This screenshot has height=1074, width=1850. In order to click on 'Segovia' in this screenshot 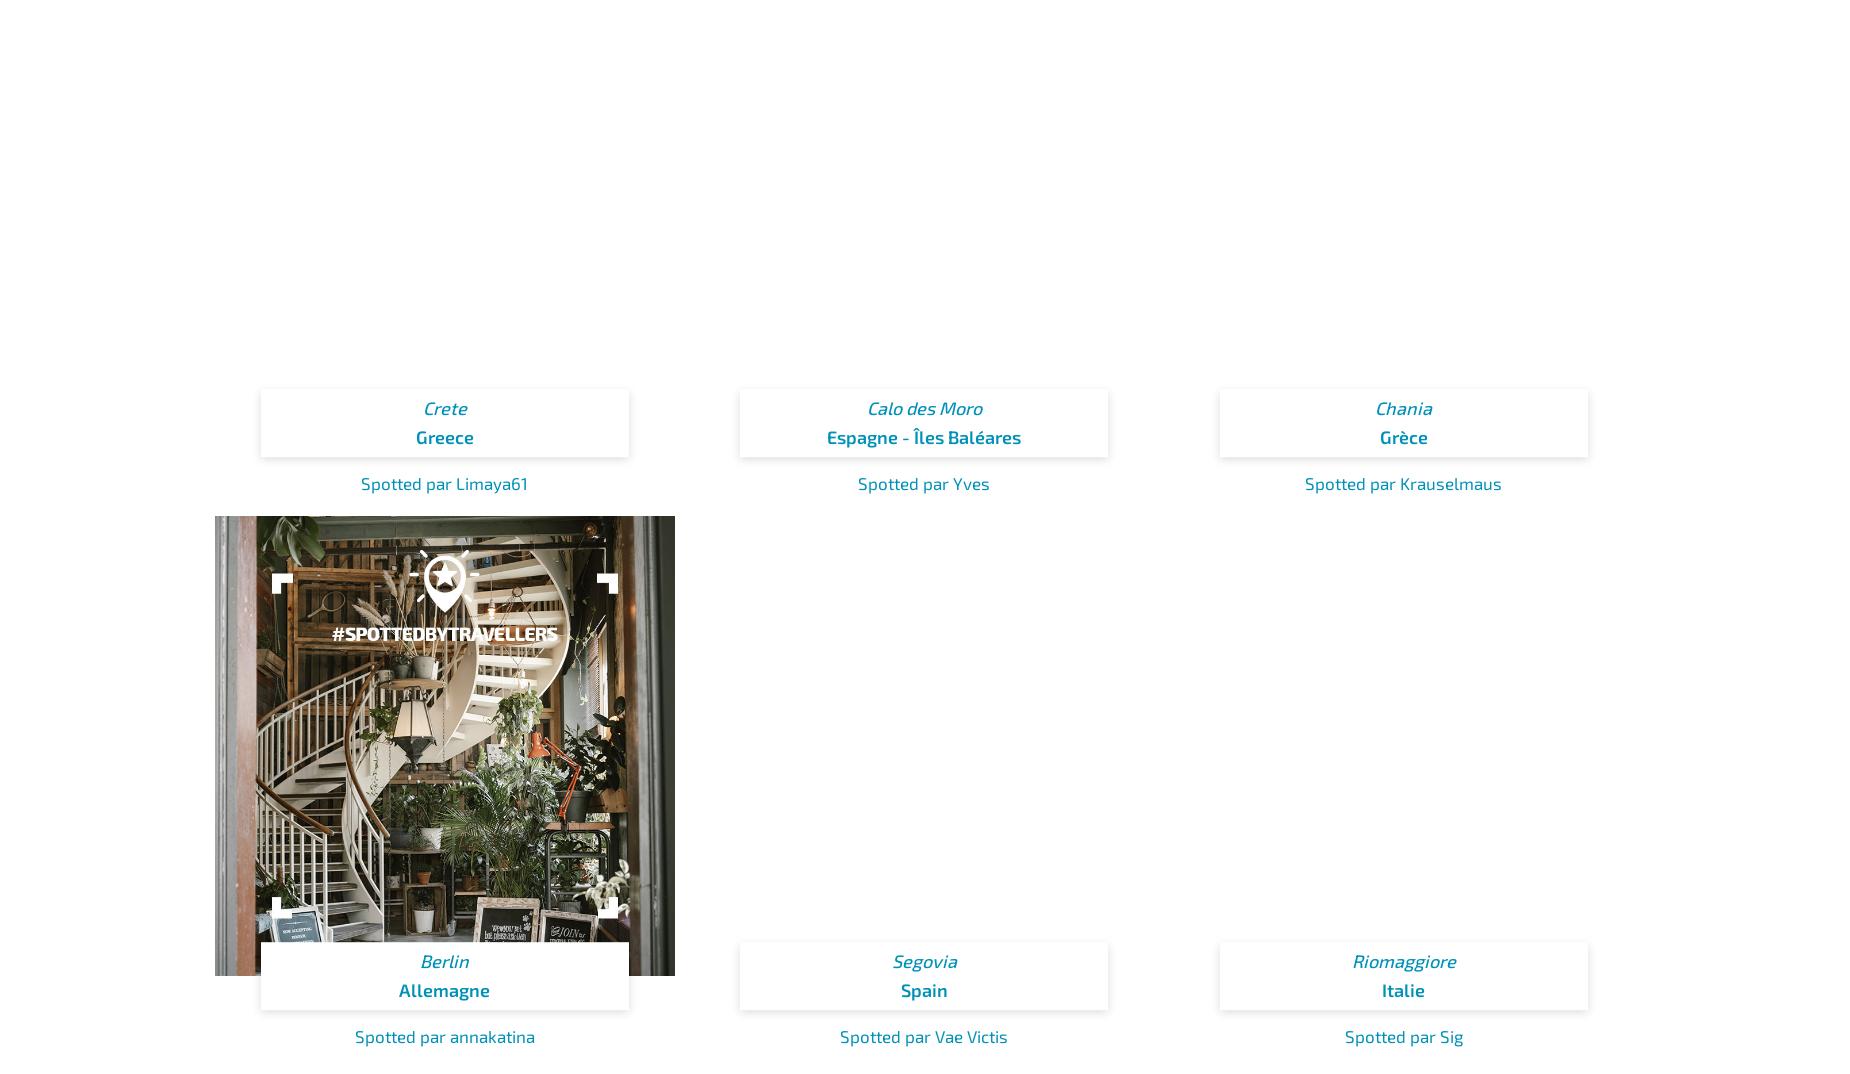, I will do `click(923, 961)`.